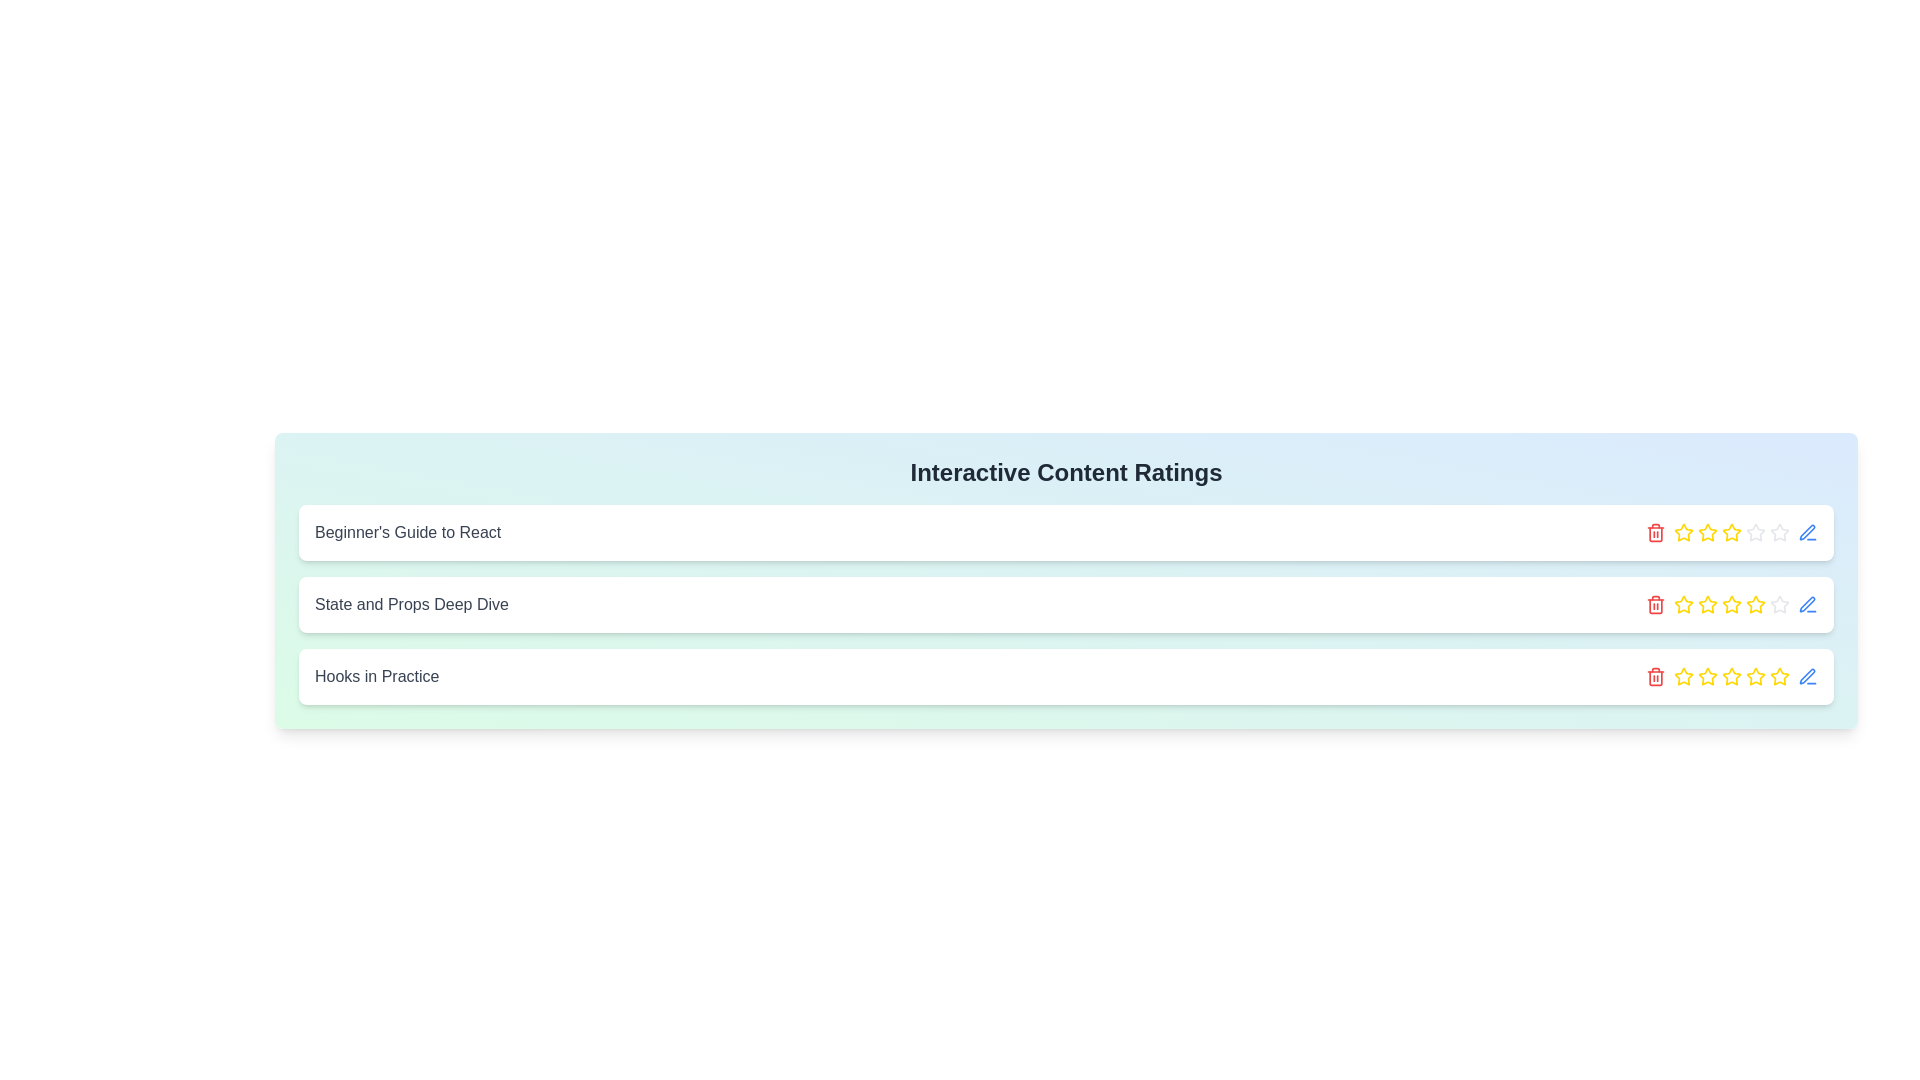 The image size is (1920, 1080). I want to click on the third golden star icon in the rating feature, so click(1707, 531).